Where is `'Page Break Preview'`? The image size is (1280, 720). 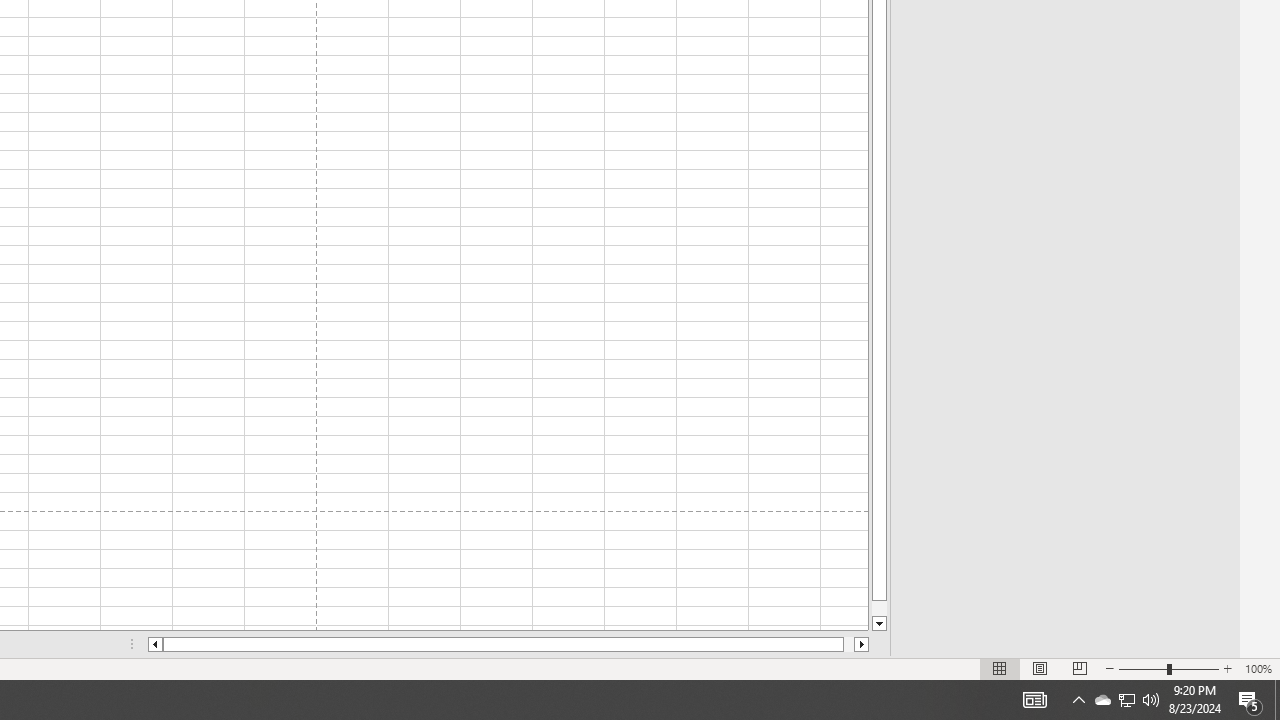
'Page Break Preview' is located at coordinates (1078, 669).